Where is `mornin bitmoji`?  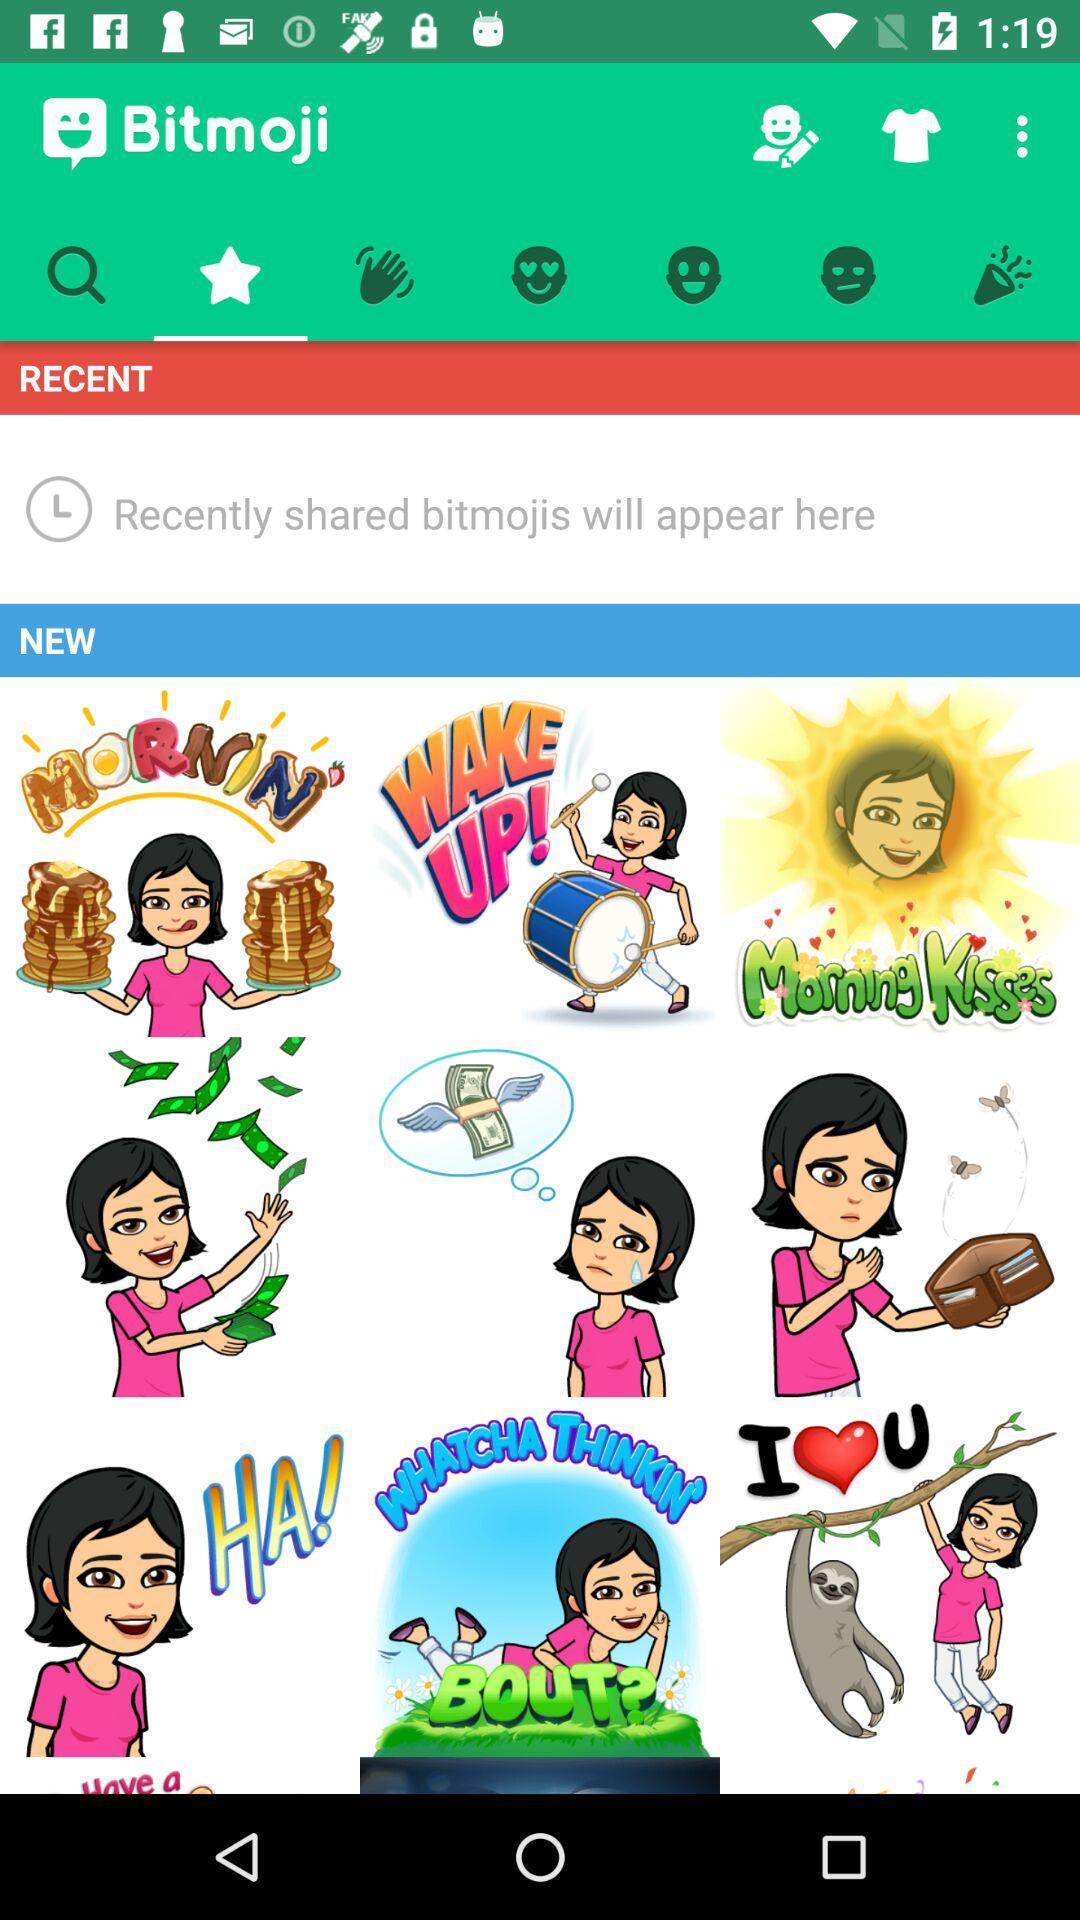 mornin bitmoji is located at coordinates (180, 857).